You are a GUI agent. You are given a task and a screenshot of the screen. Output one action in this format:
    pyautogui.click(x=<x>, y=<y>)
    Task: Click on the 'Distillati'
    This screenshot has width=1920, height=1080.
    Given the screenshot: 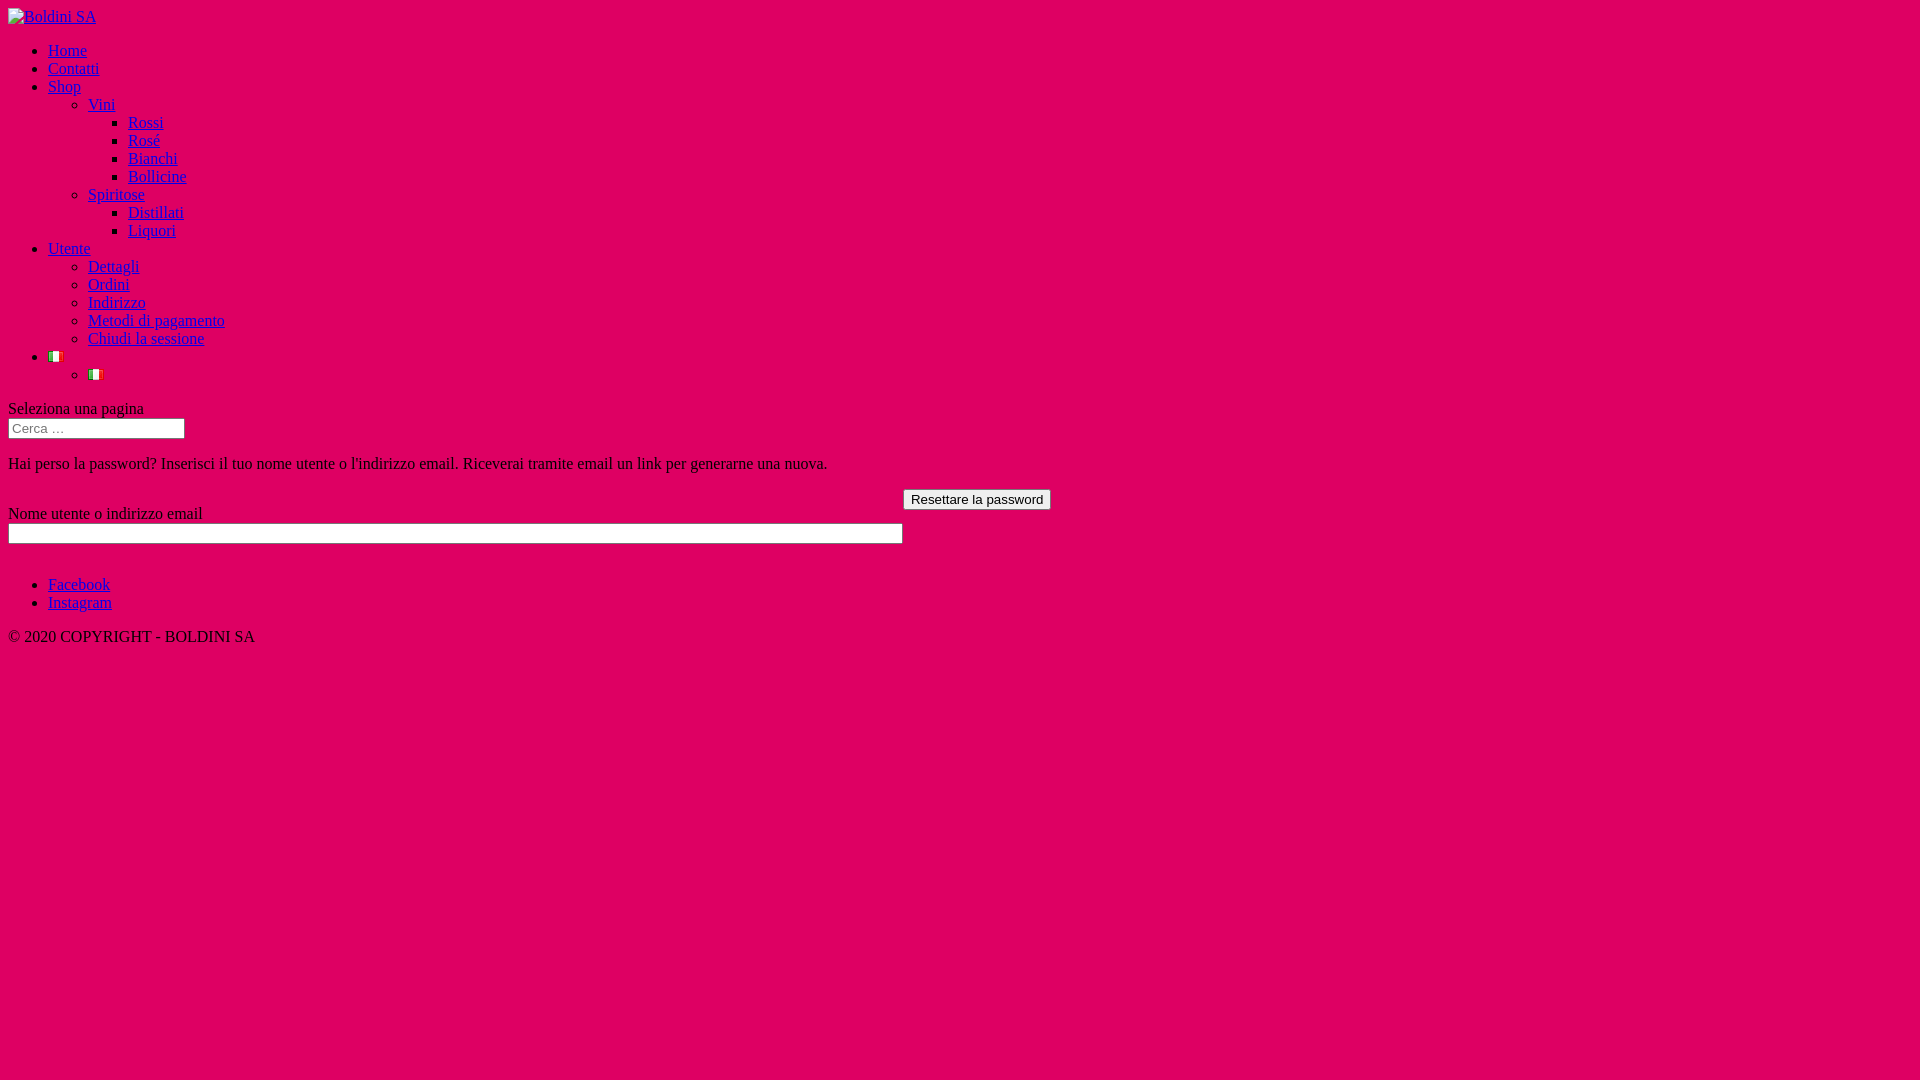 What is the action you would take?
    pyautogui.click(x=155, y=212)
    